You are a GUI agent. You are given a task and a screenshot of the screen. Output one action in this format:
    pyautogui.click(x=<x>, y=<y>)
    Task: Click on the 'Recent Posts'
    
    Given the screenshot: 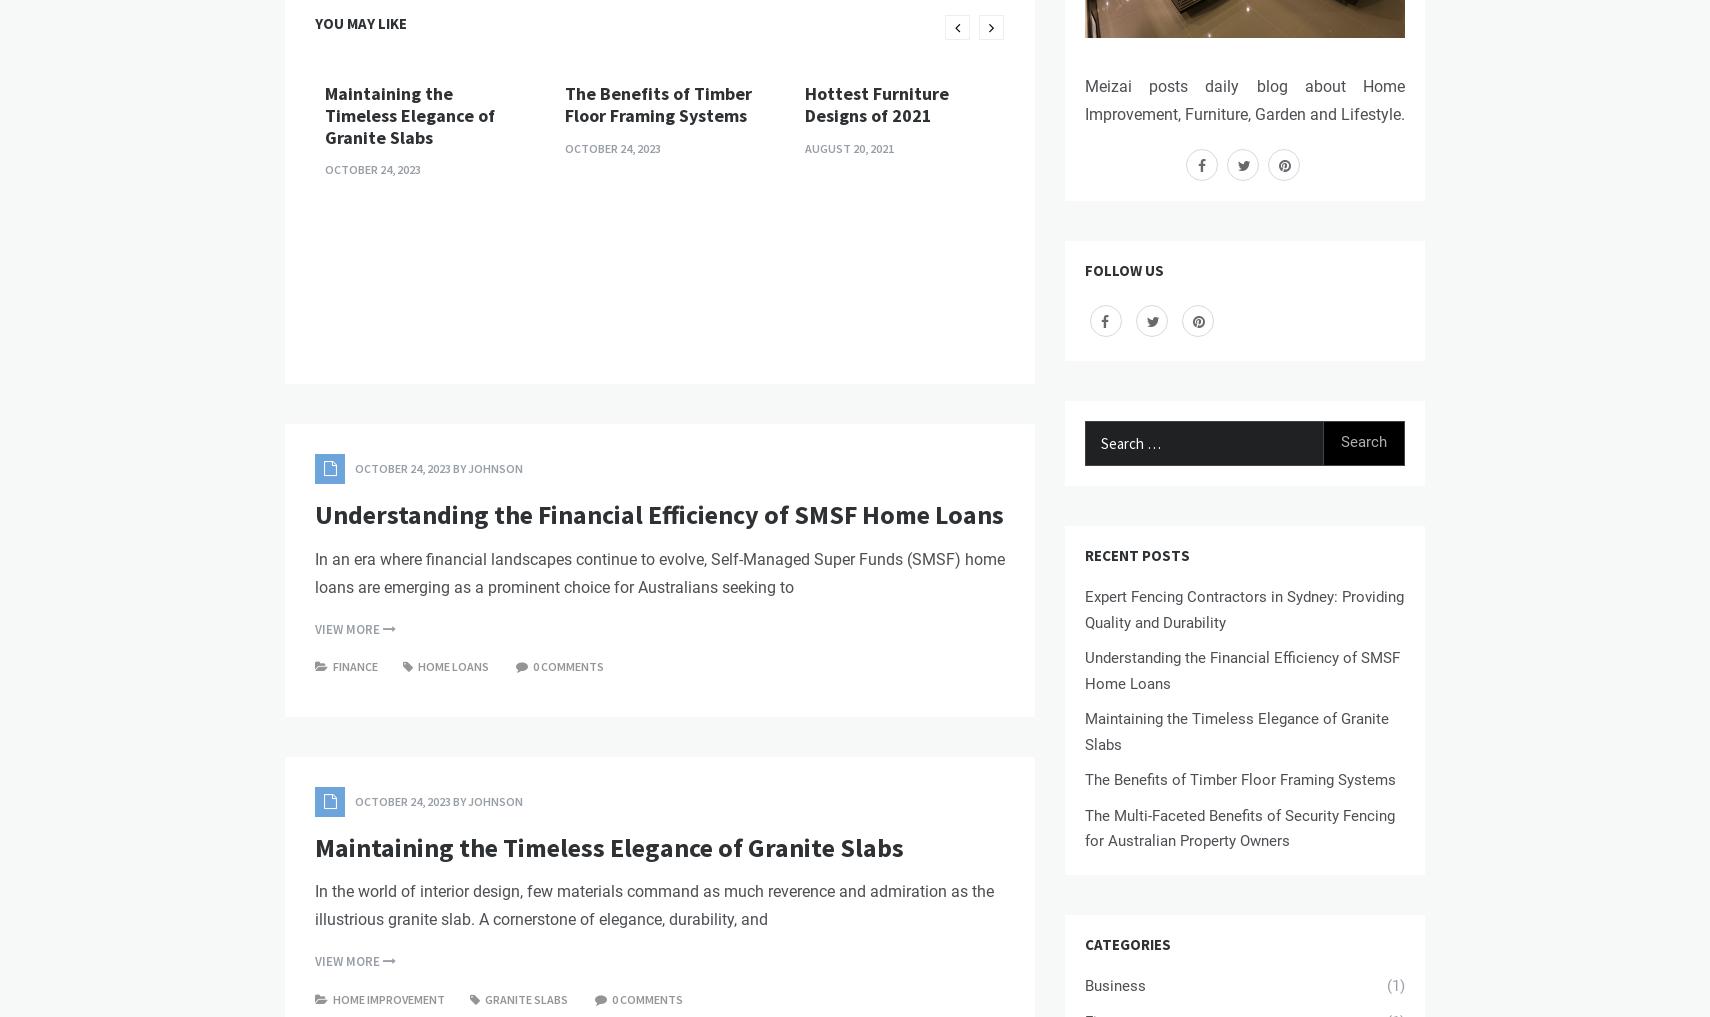 What is the action you would take?
    pyautogui.click(x=1083, y=554)
    